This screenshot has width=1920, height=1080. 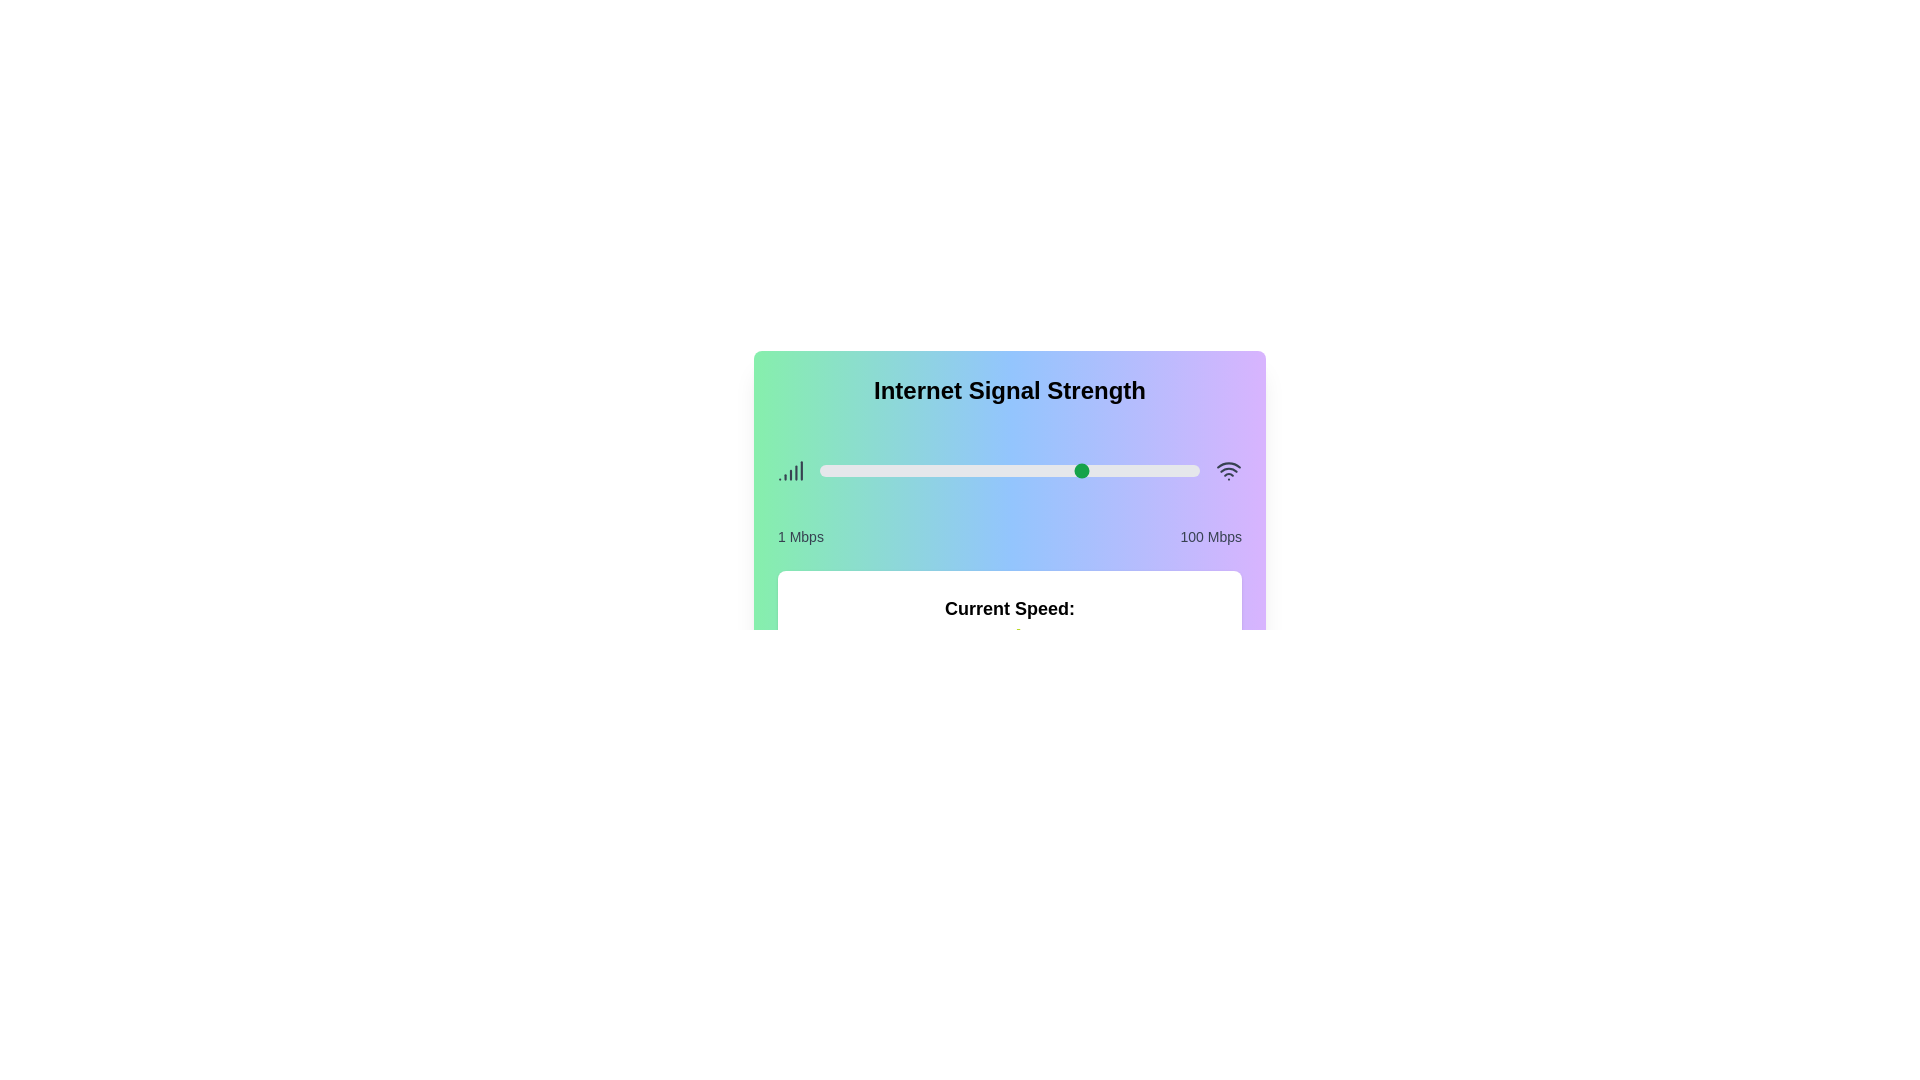 I want to click on the slider to set the signal strength to 49 Mbps, so click(x=1004, y=470).